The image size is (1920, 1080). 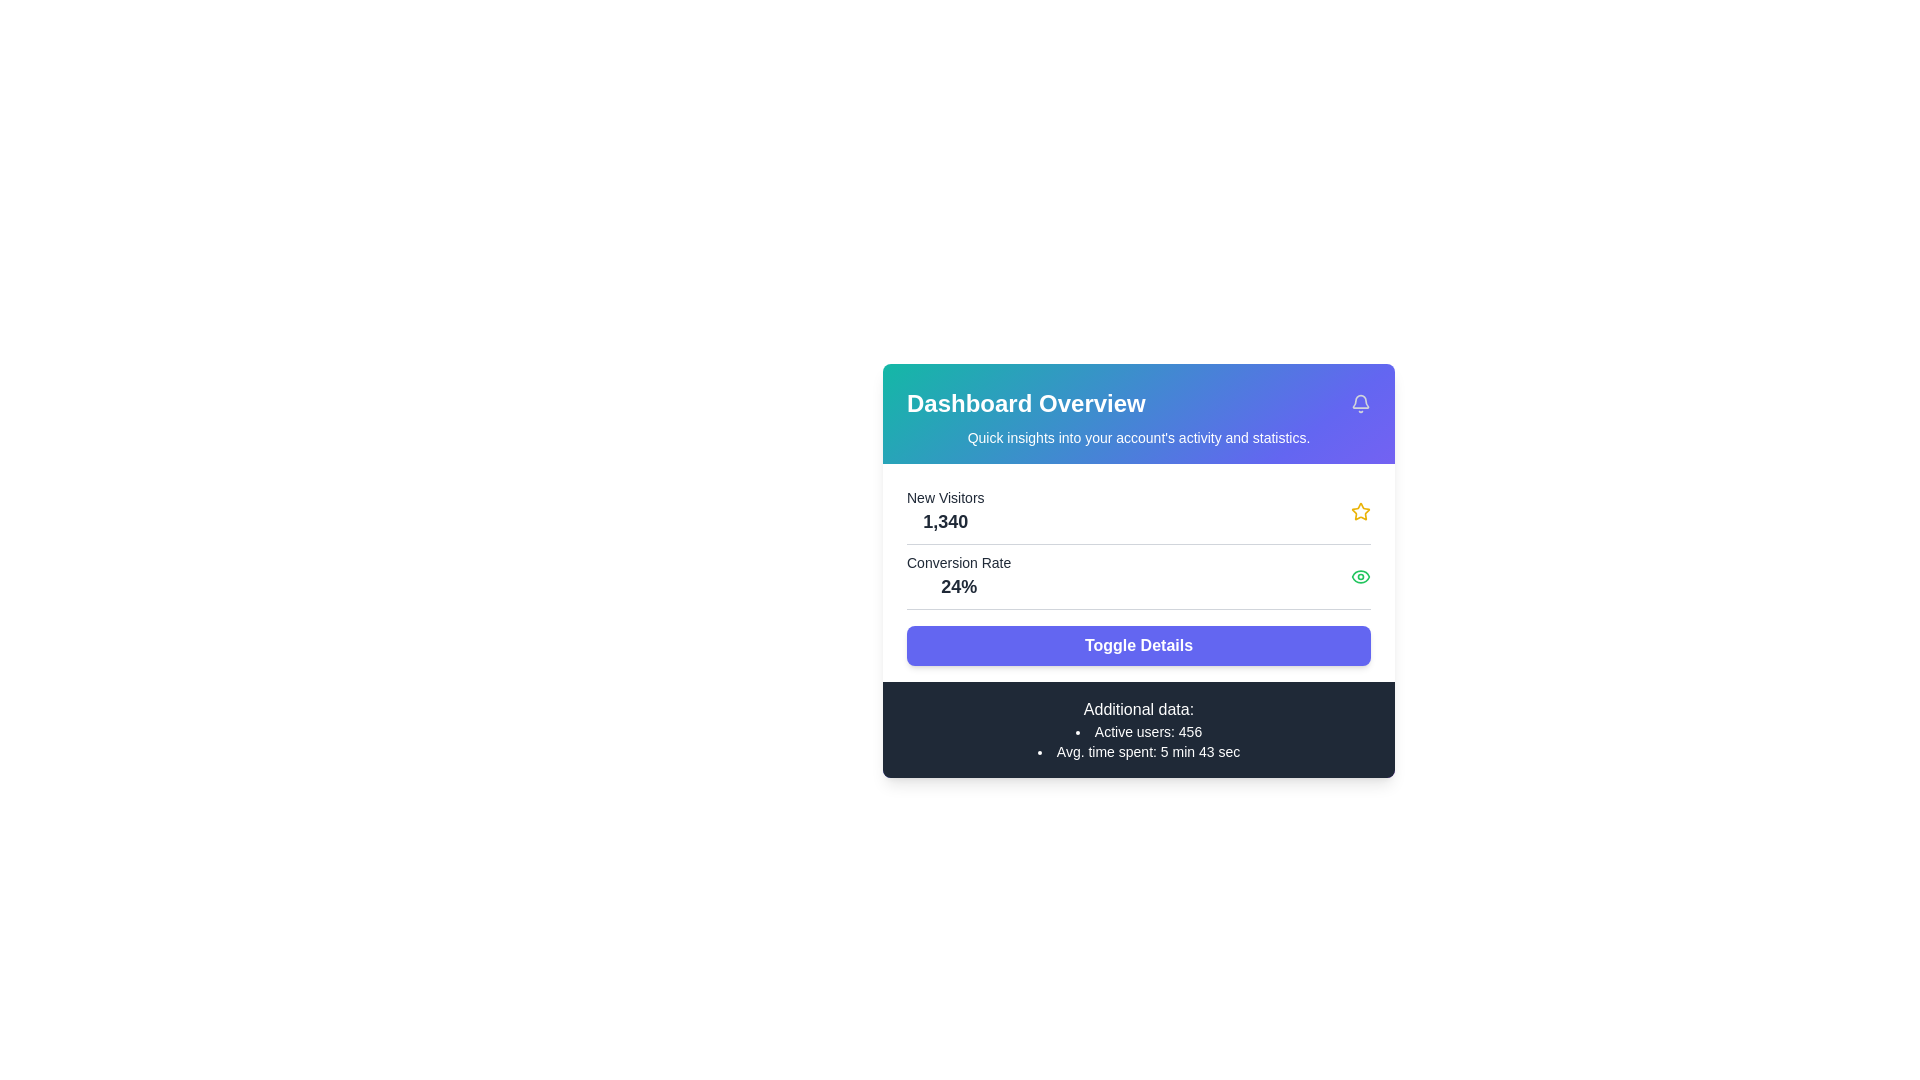 I want to click on the eye icon indicating visibility for the Conversion Rate metric, located at the far-right of the Conversion Rate section, so click(x=1360, y=577).